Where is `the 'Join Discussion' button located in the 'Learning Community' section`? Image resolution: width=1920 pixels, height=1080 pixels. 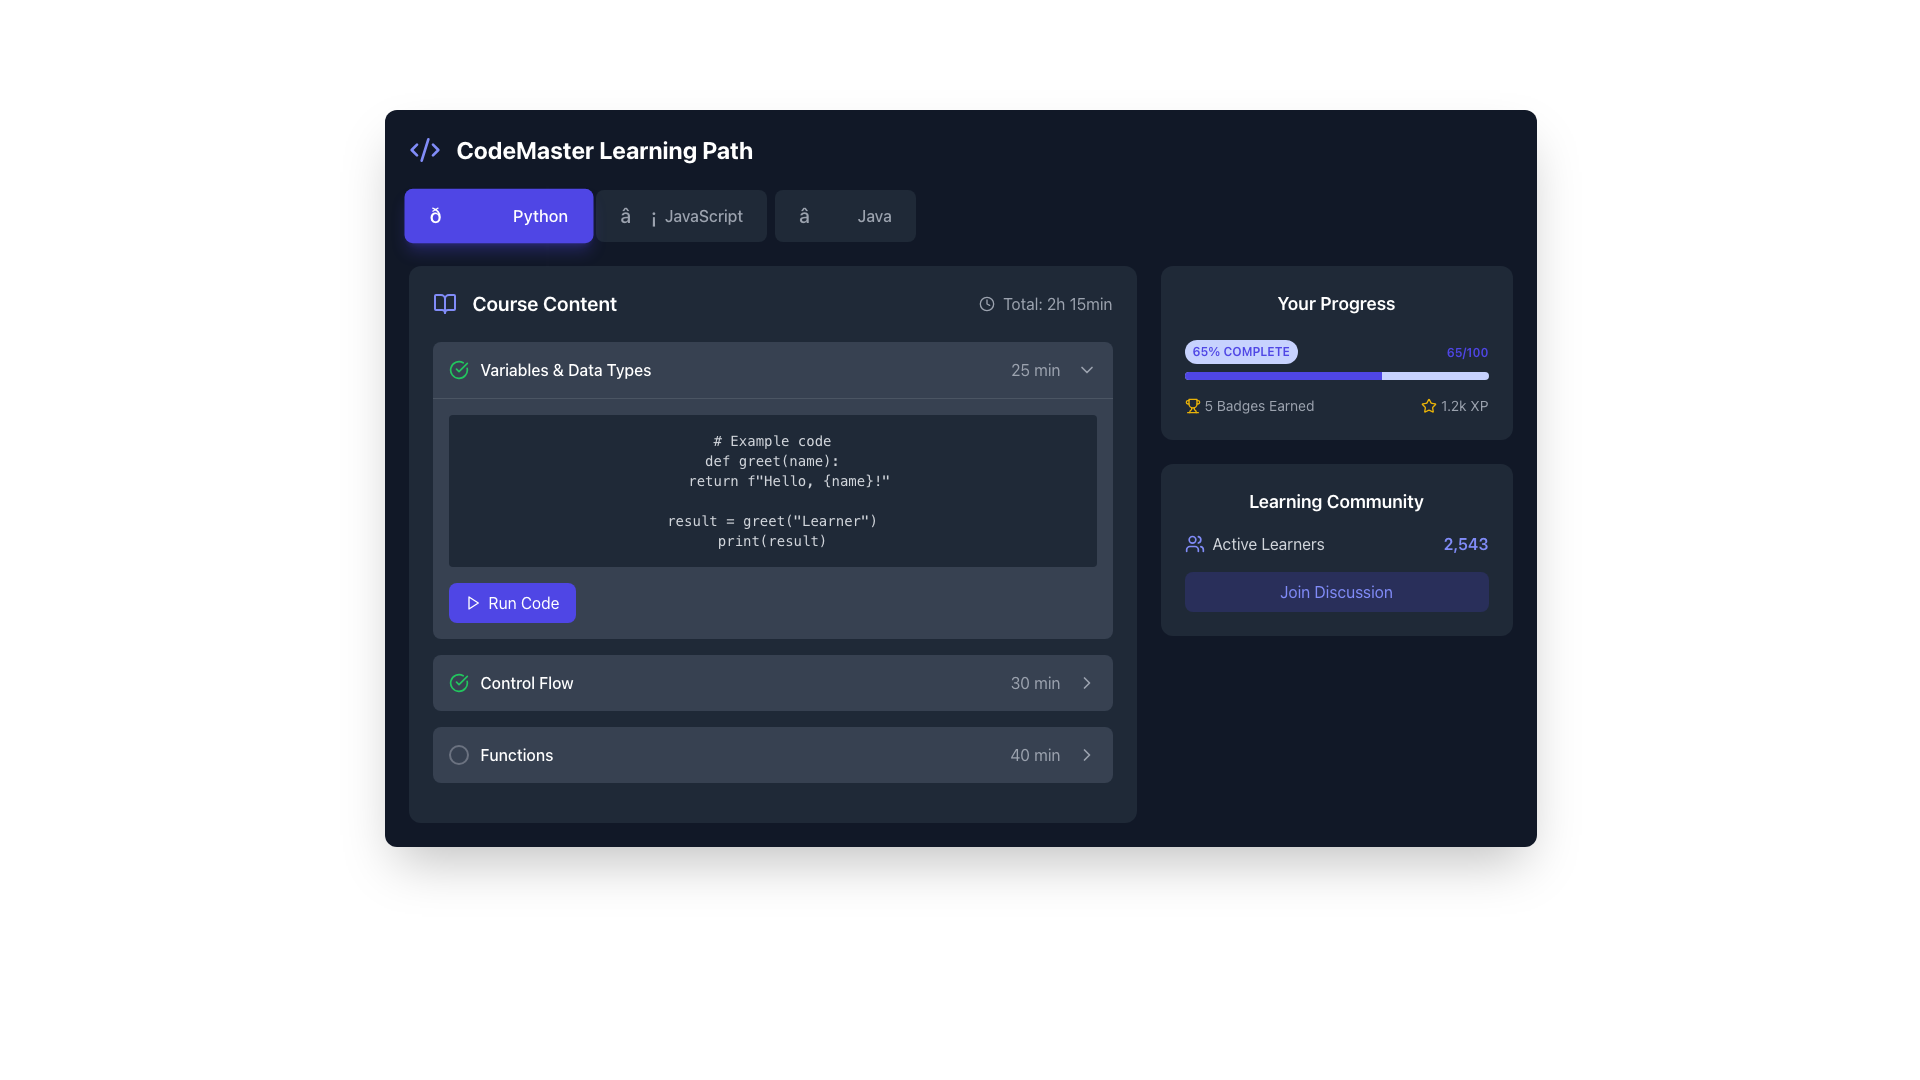 the 'Join Discussion' button located in the 'Learning Community' section is located at coordinates (1336, 571).